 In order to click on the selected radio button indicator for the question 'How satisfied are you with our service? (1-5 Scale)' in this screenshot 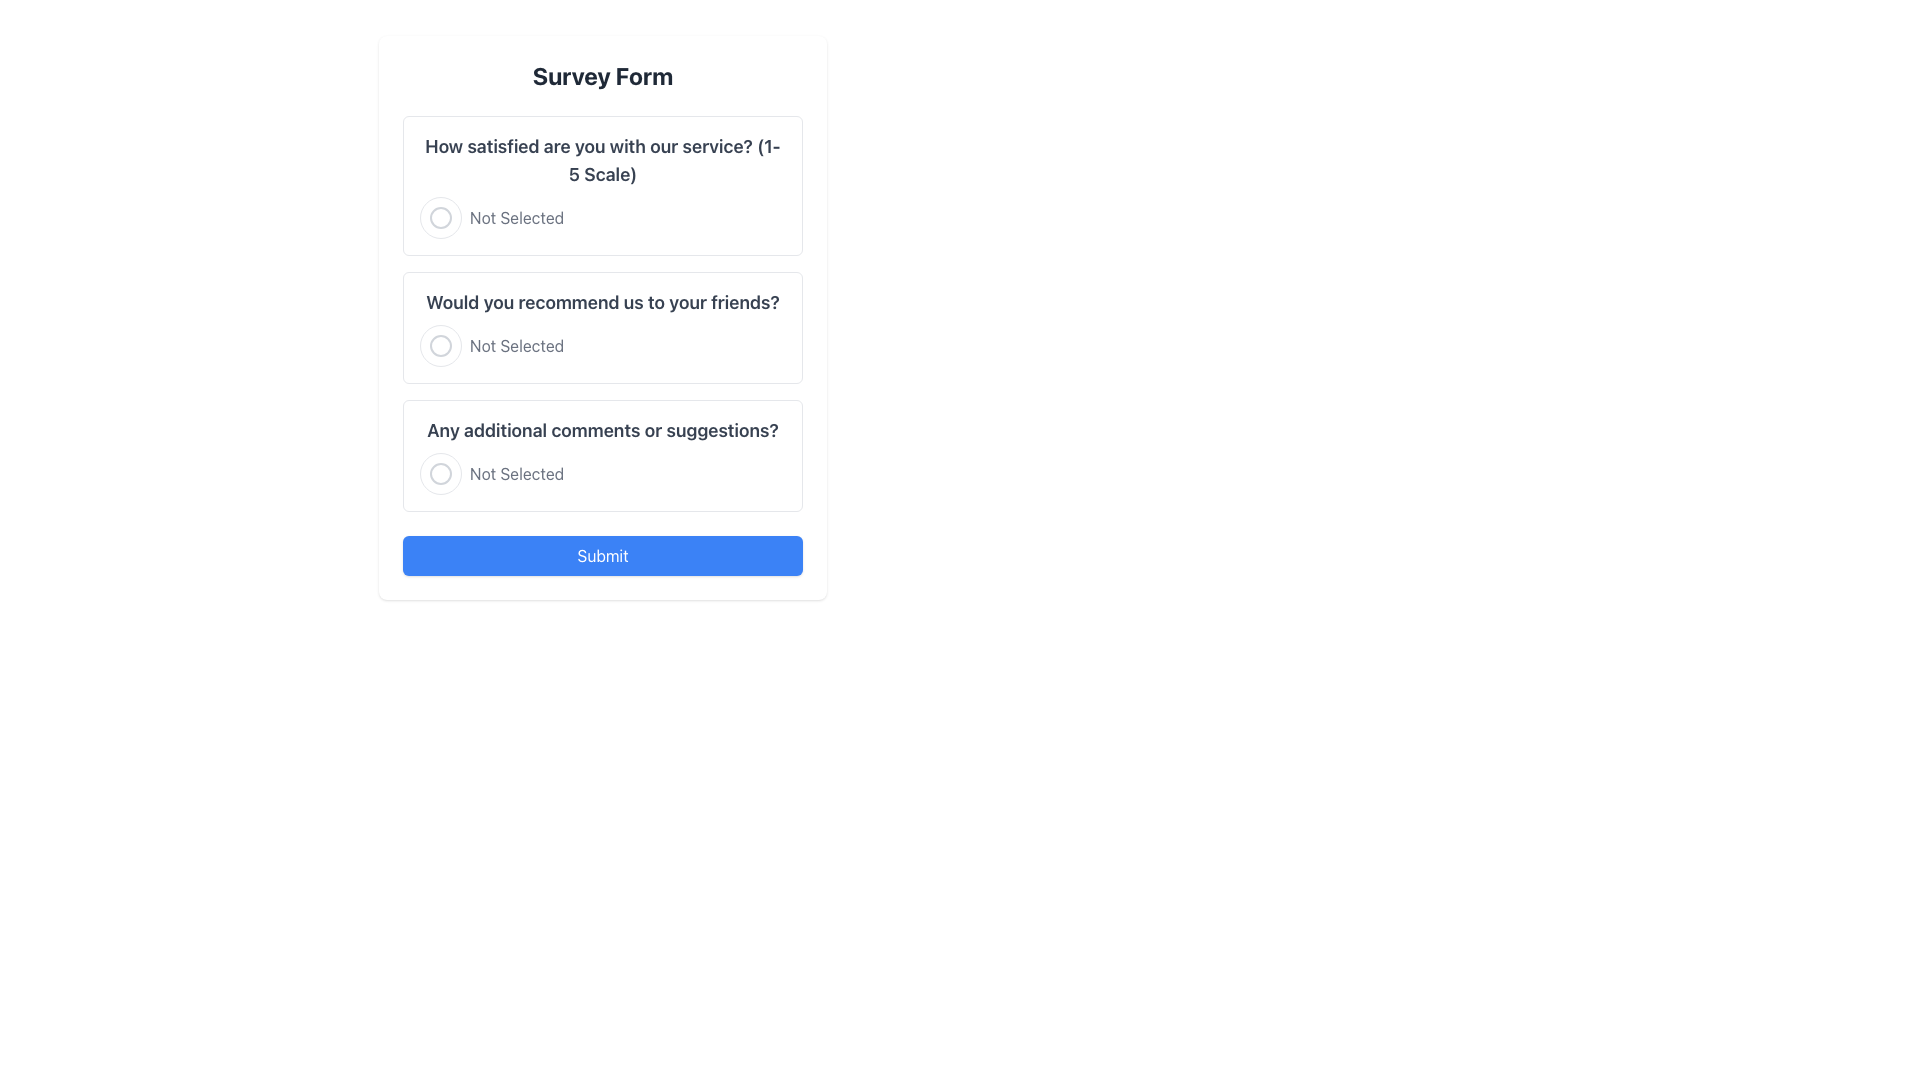, I will do `click(440, 218)`.